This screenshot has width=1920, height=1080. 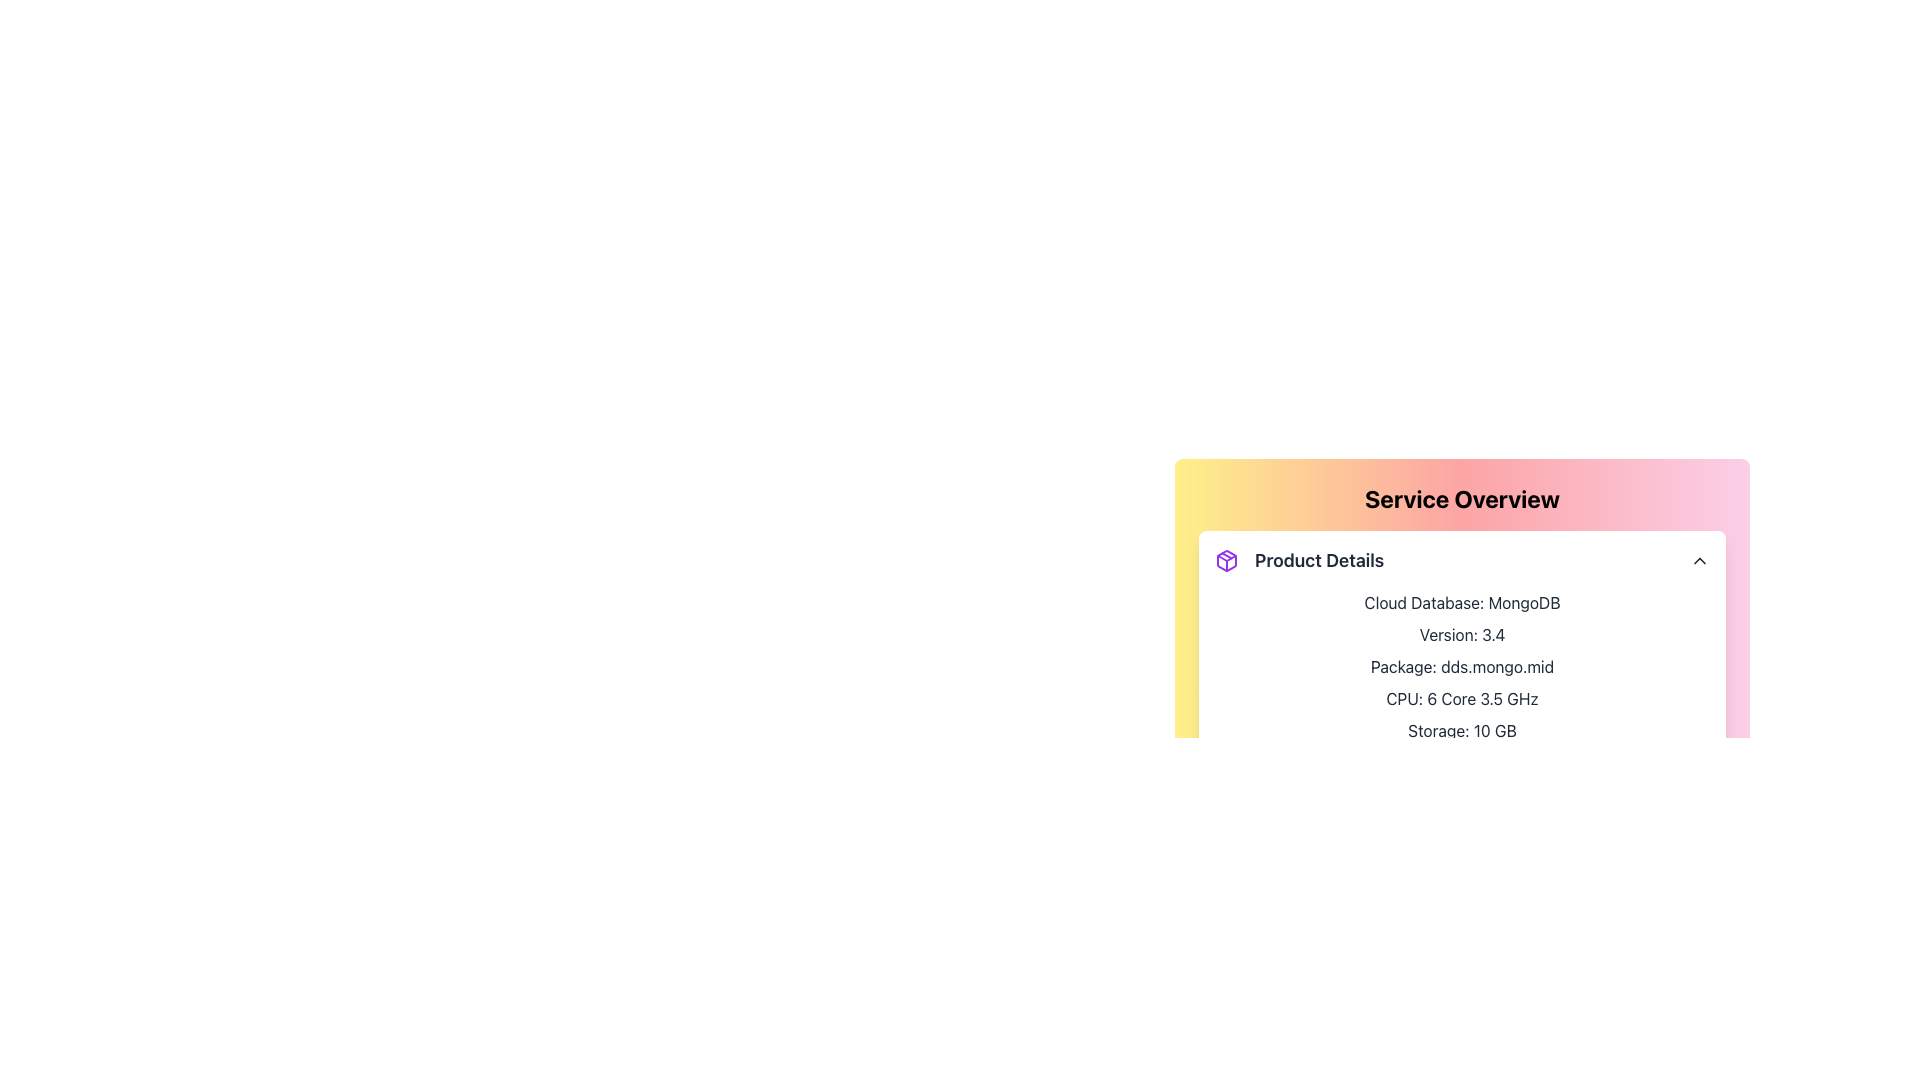 What do you see at coordinates (1226, 560) in the screenshot?
I see `the purple cube icon located to the left of the 'Product Details' text within the 'Service Overview' card for further interaction` at bounding box center [1226, 560].